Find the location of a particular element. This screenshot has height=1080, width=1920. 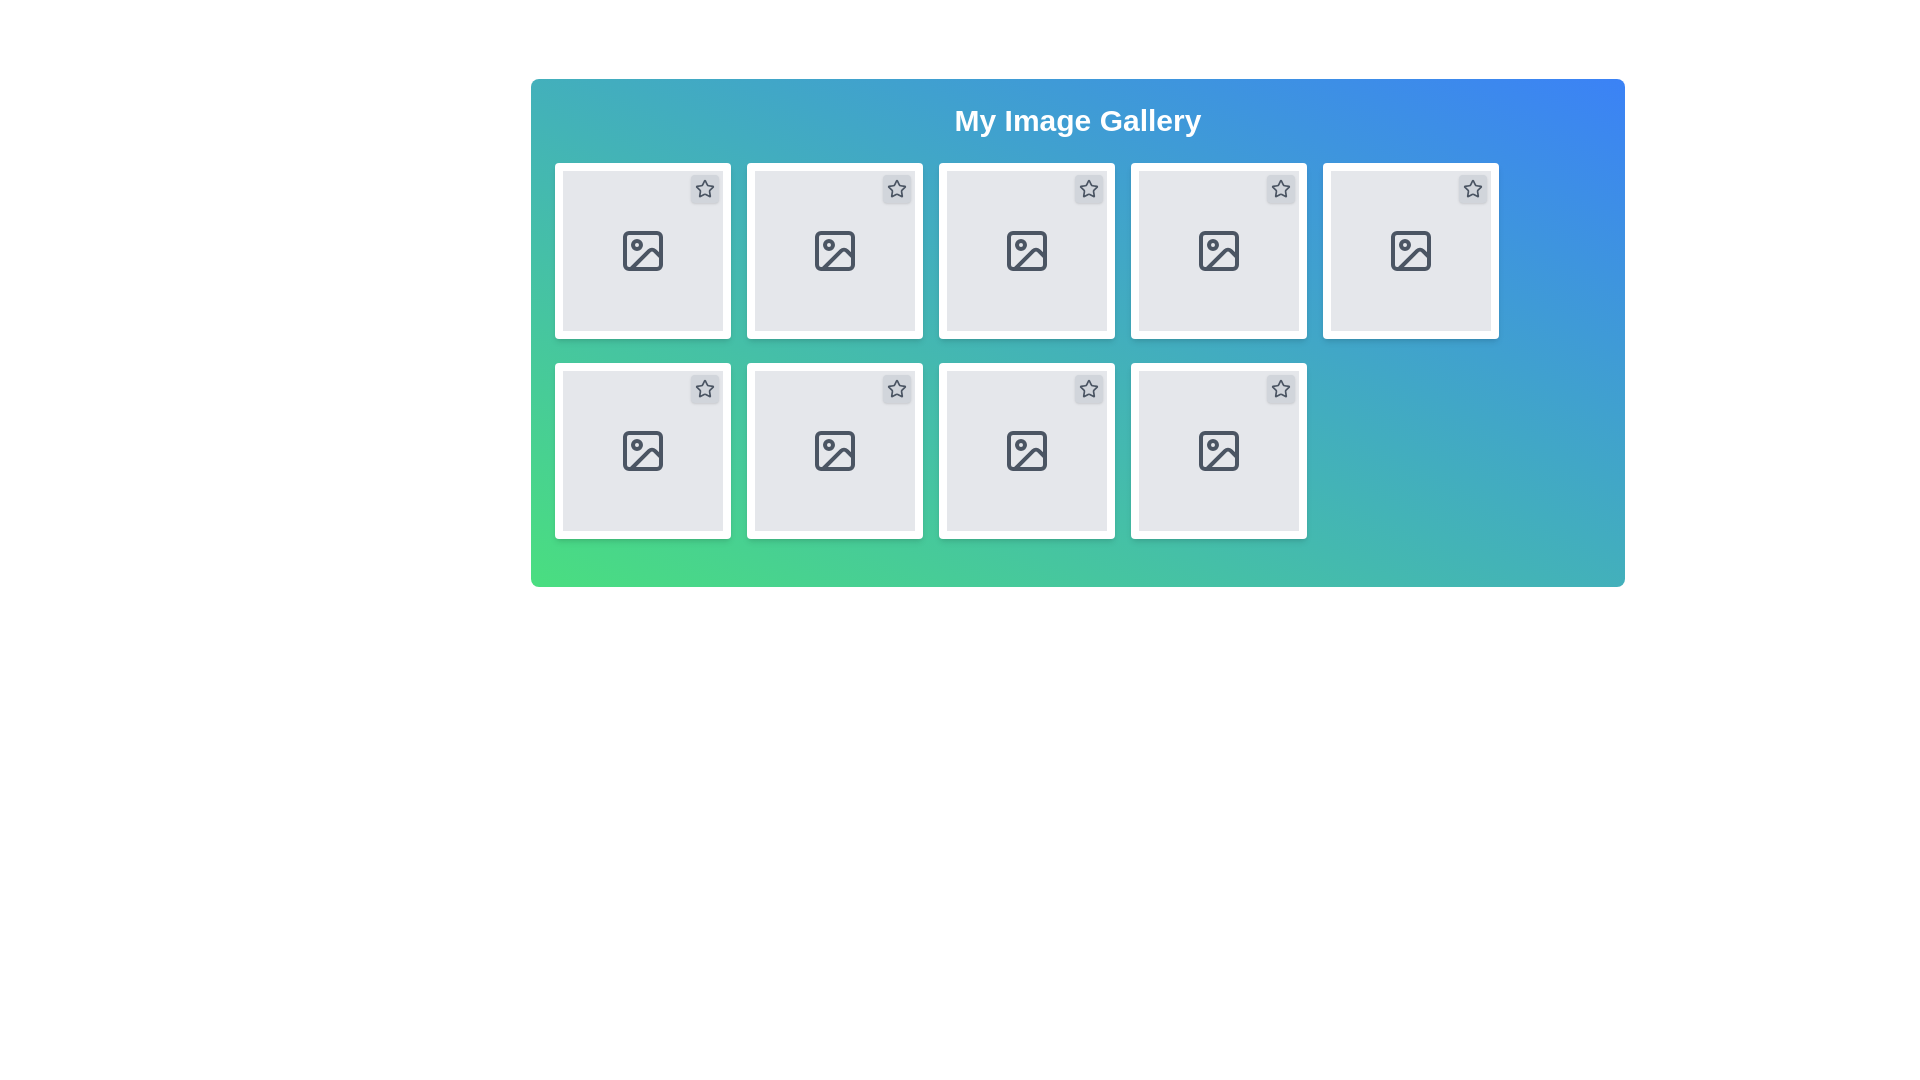

the square-shaped decorative SVG rectangle icon located in the third row and third column of the grid structure is located at coordinates (1027, 451).